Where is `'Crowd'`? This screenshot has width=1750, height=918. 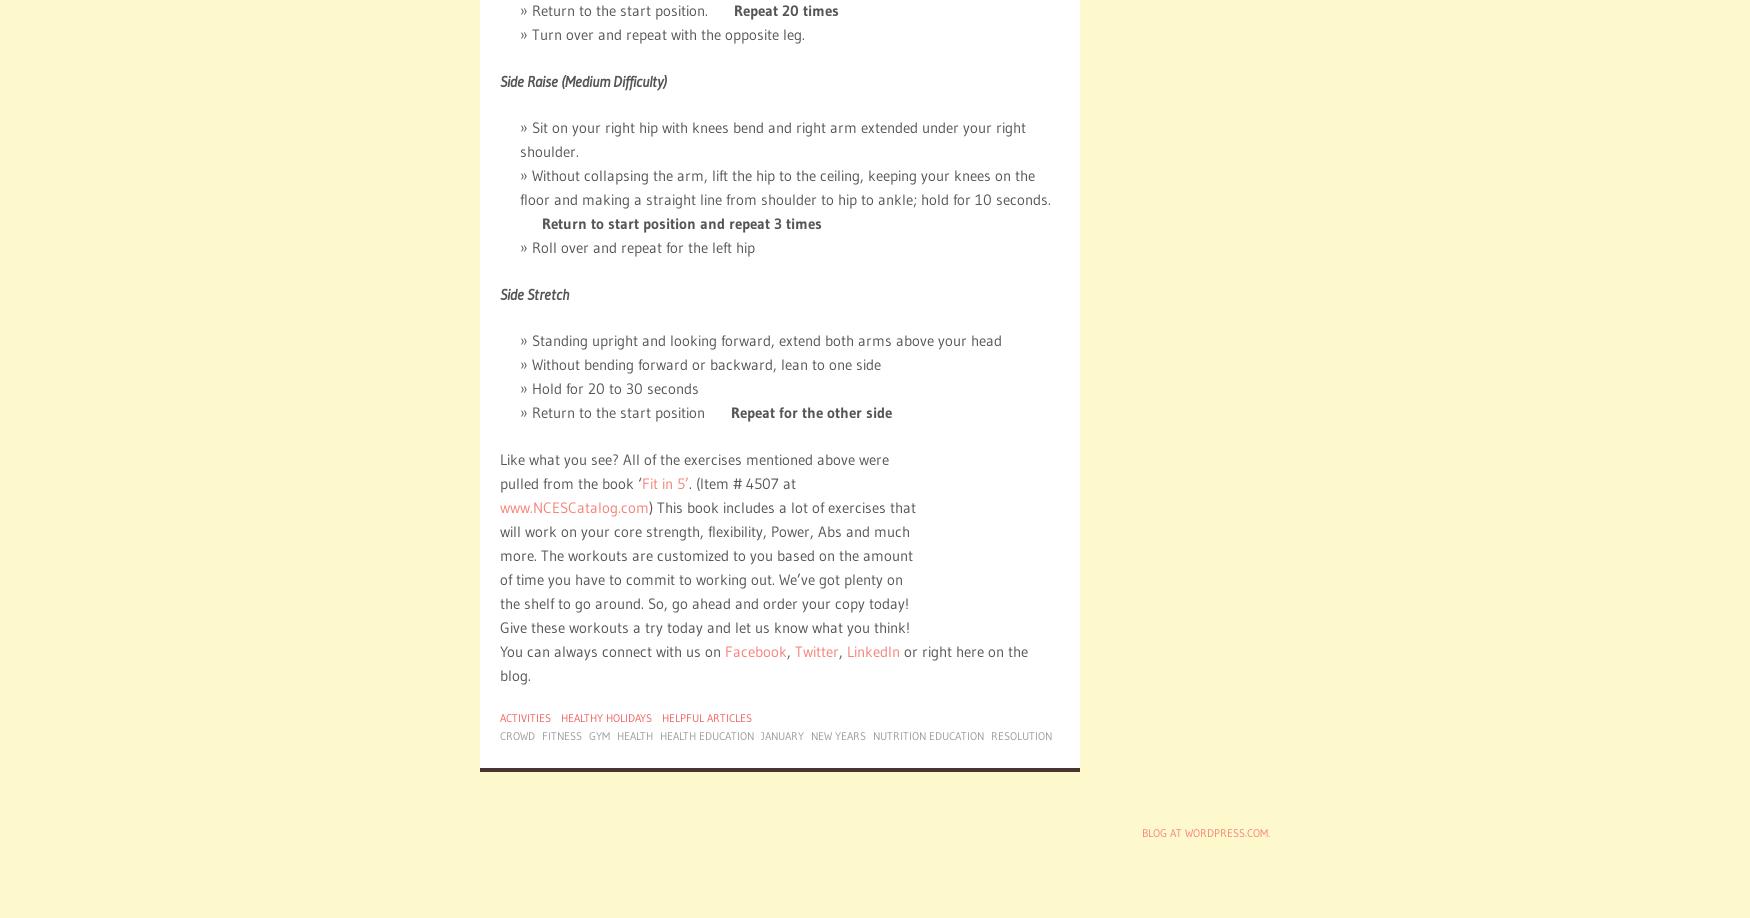 'Crowd' is located at coordinates (499, 734).